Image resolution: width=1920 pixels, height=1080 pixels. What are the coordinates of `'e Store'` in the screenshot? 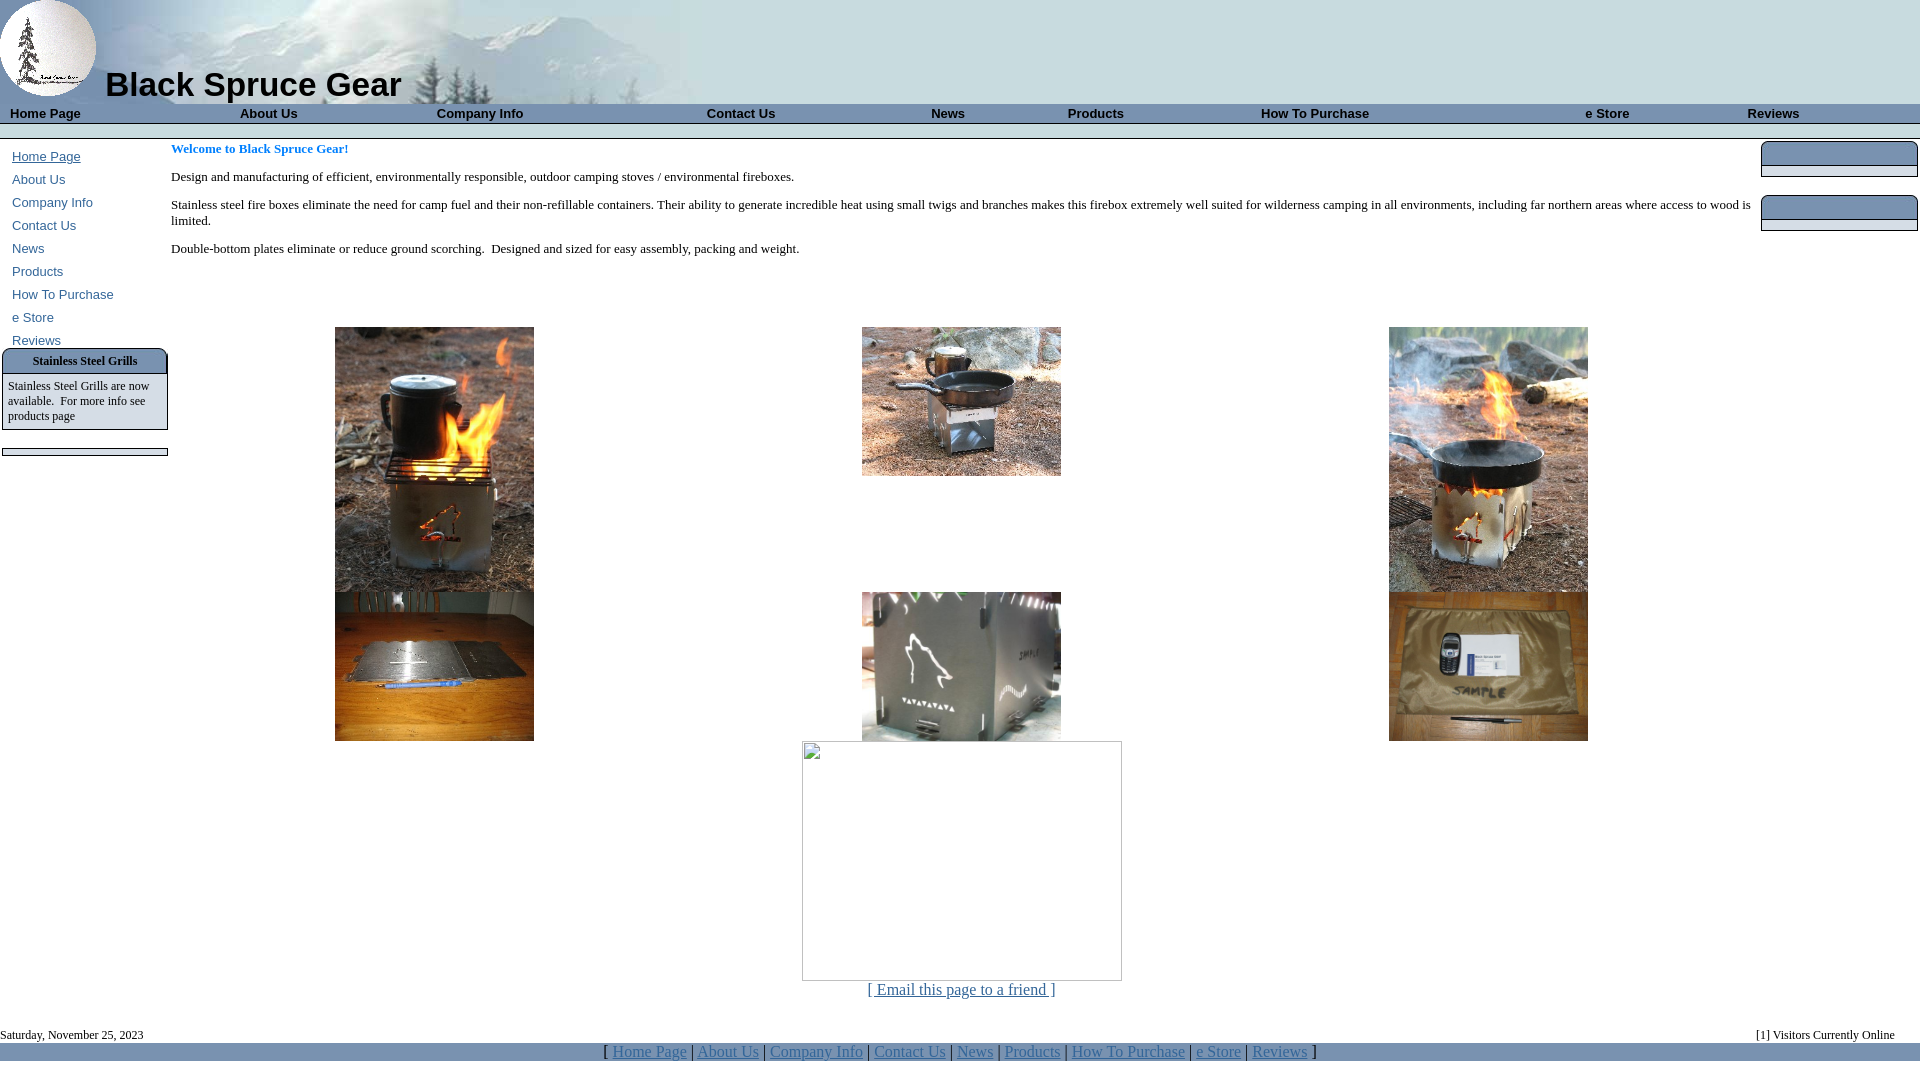 It's located at (1217, 1050).